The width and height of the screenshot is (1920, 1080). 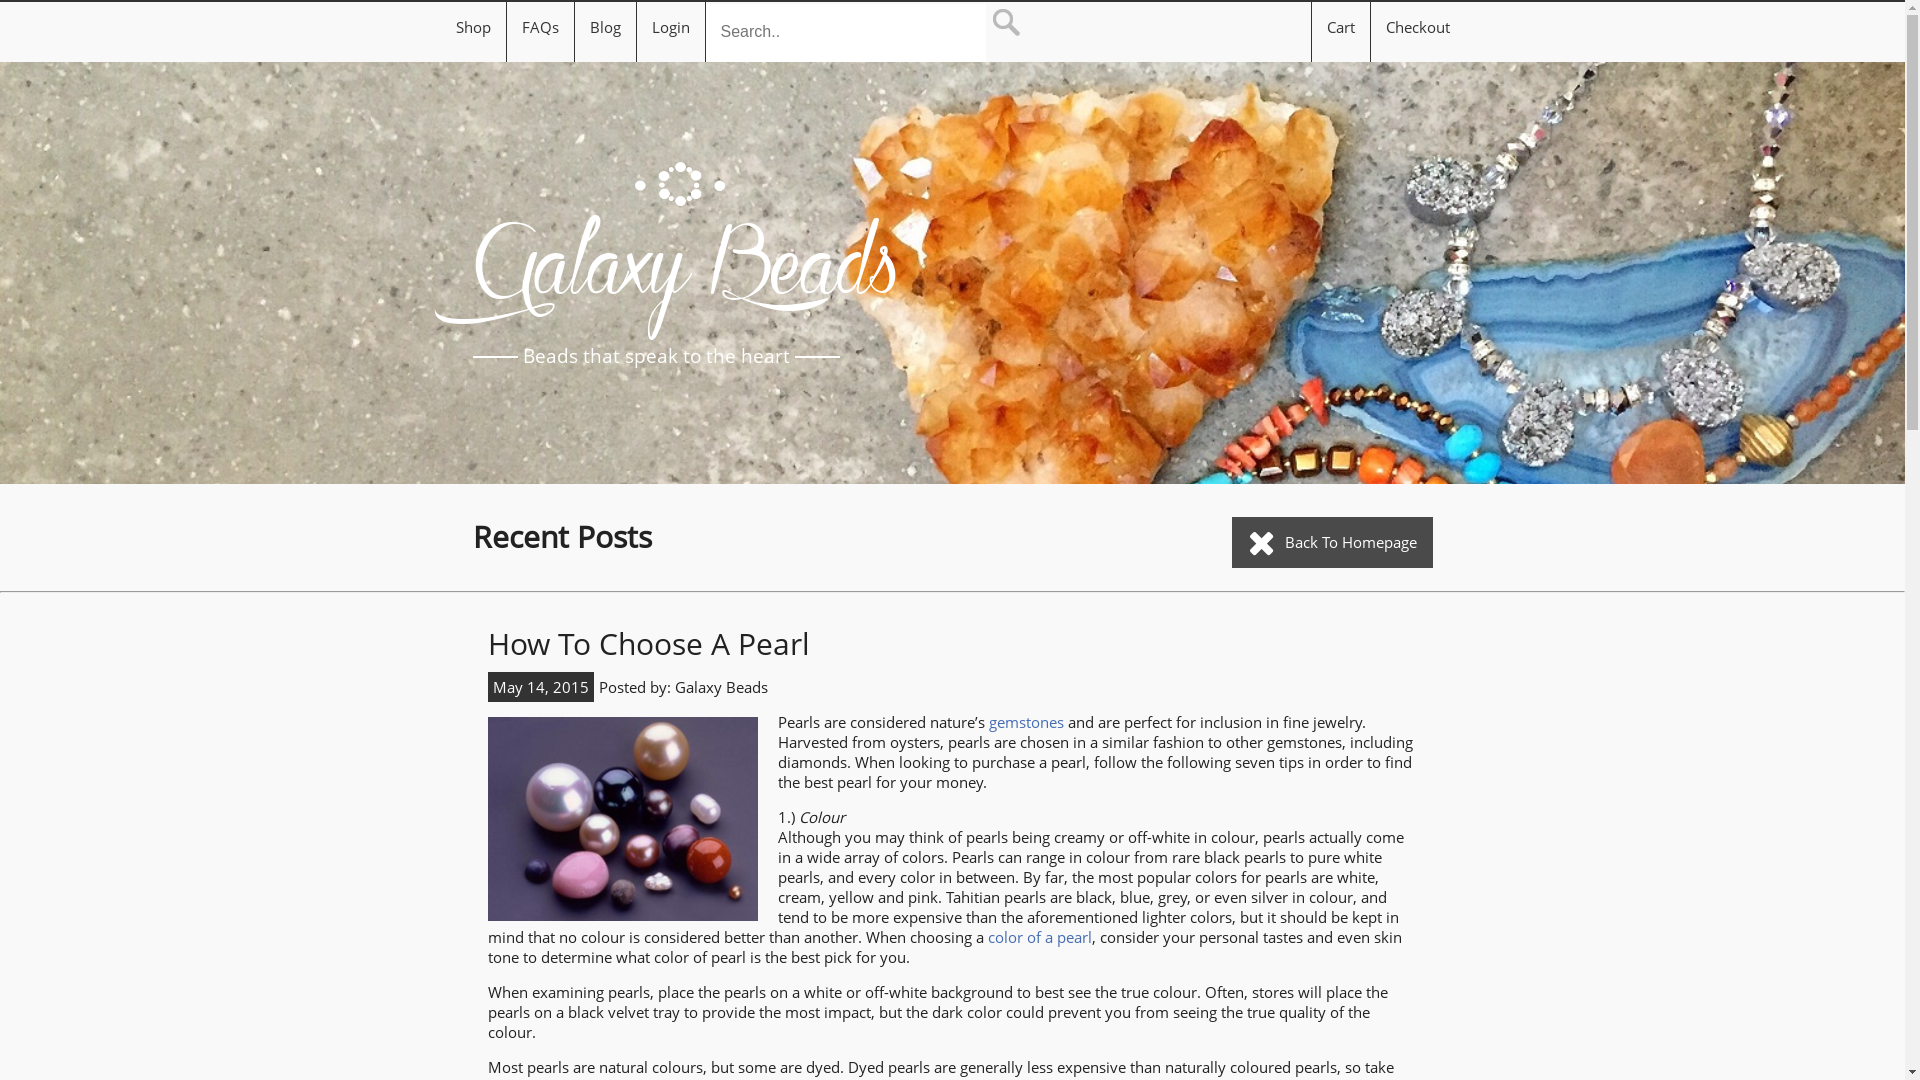 I want to click on 'FAQs', so click(x=522, y=27).